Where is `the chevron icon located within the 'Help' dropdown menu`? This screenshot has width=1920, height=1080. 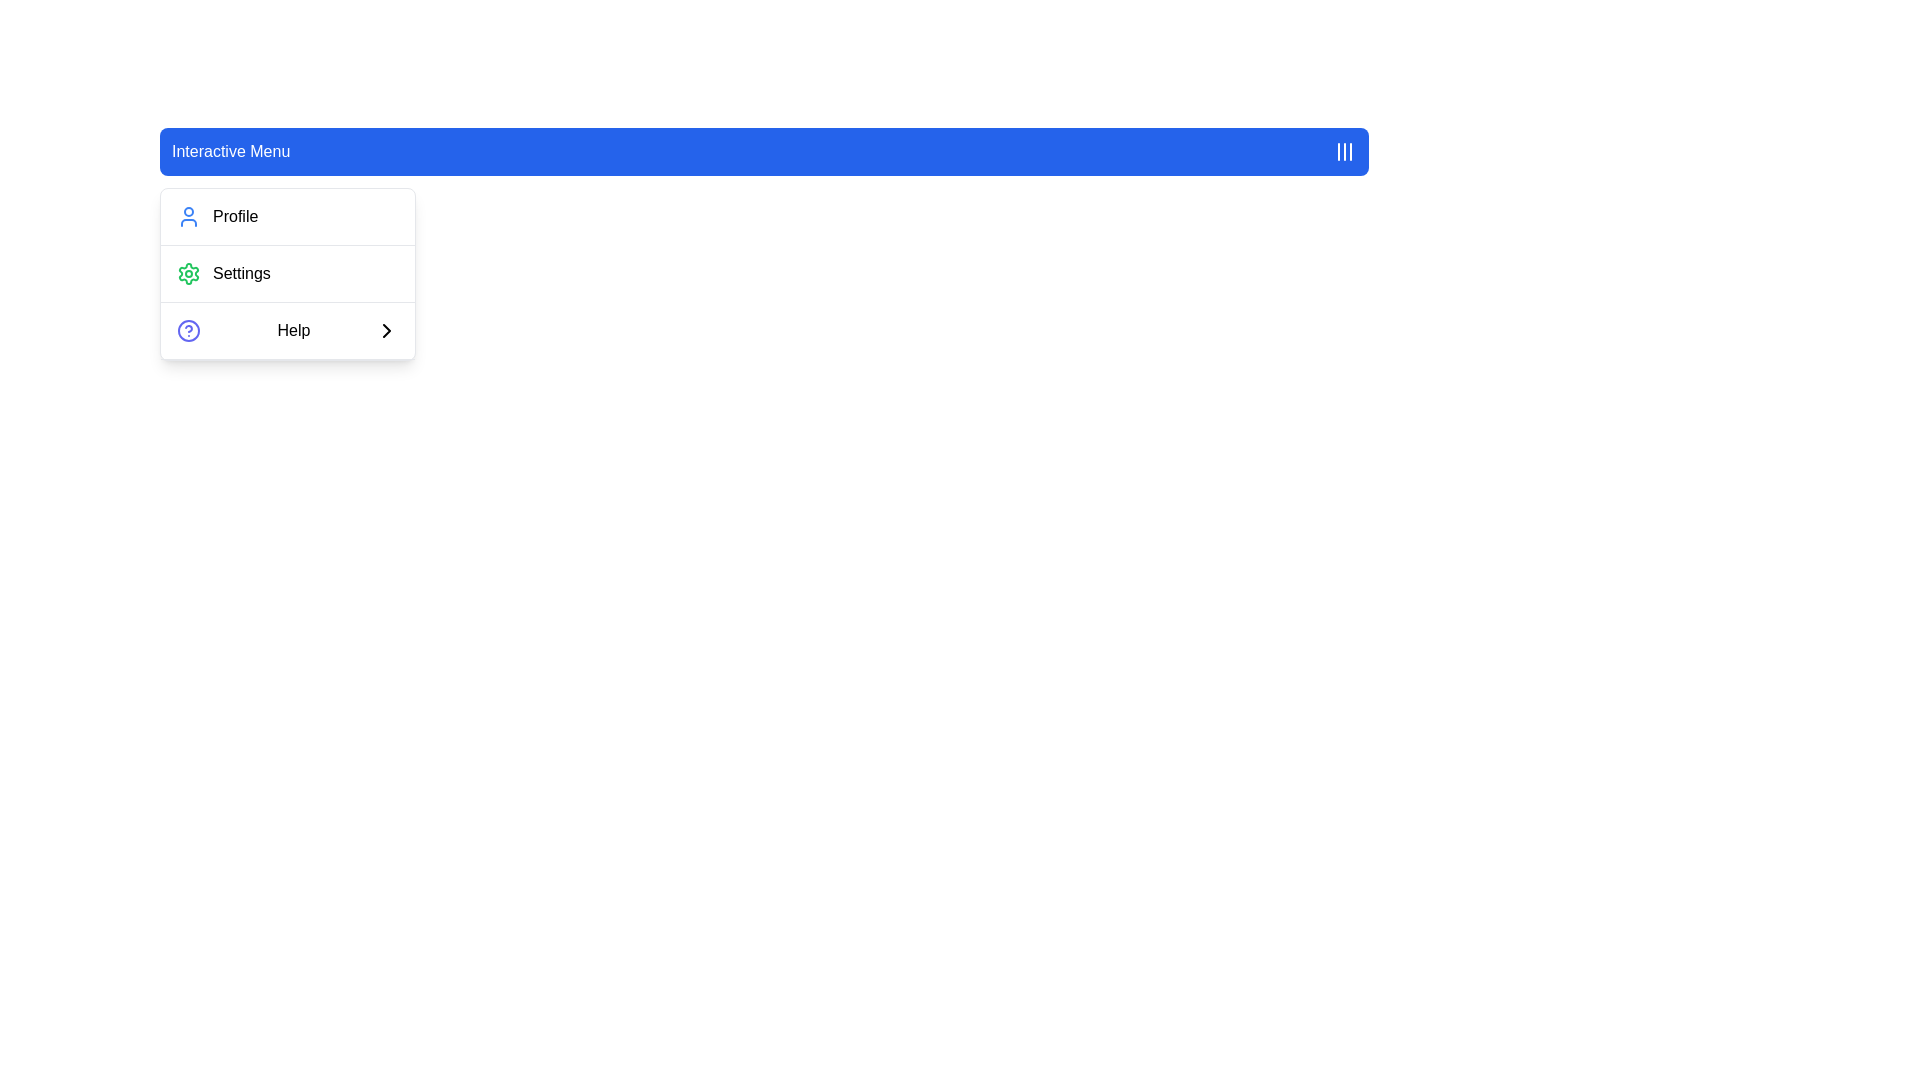
the chevron icon located within the 'Help' dropdown menu is located at coordinates (387, 330).